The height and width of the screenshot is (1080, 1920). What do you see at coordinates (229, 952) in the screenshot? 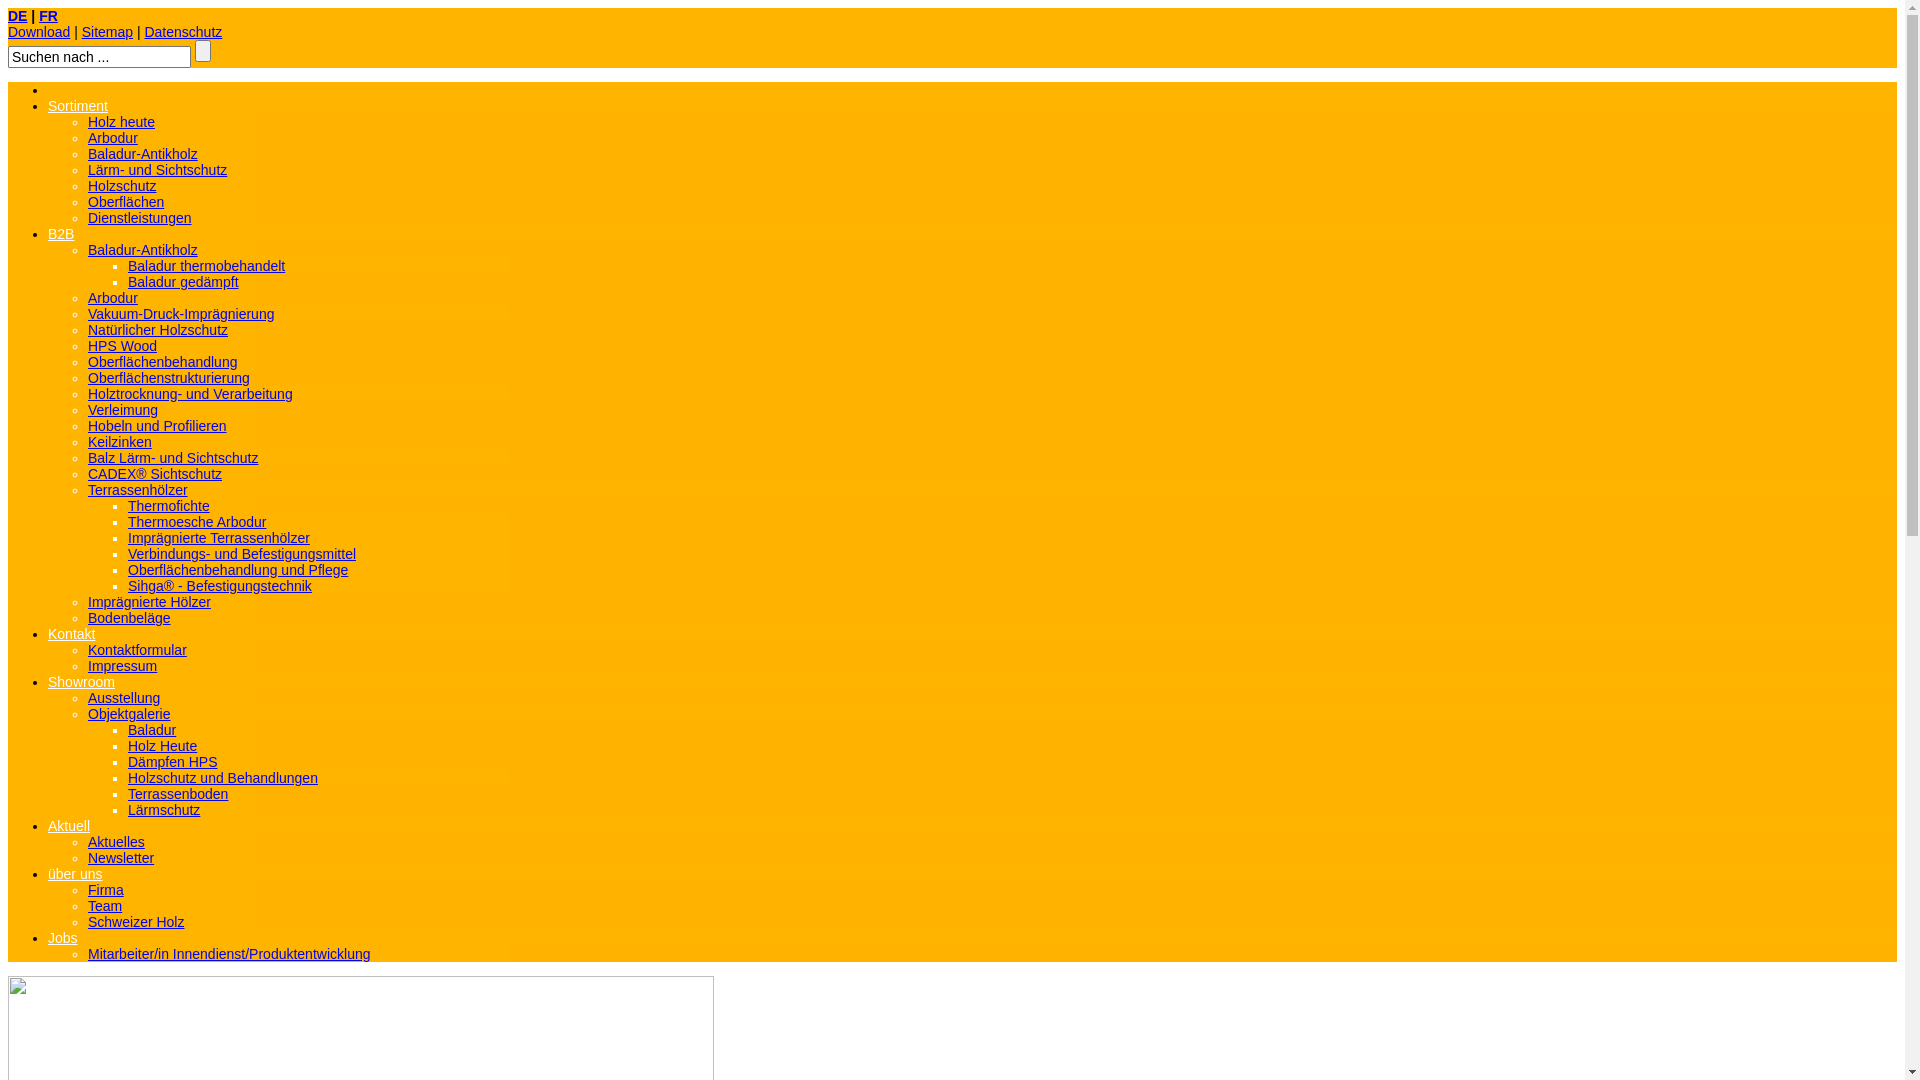
I see `'Mitarbeiter/in Innendienst/Produktentwicklung'` at bounding box center [229, 952].